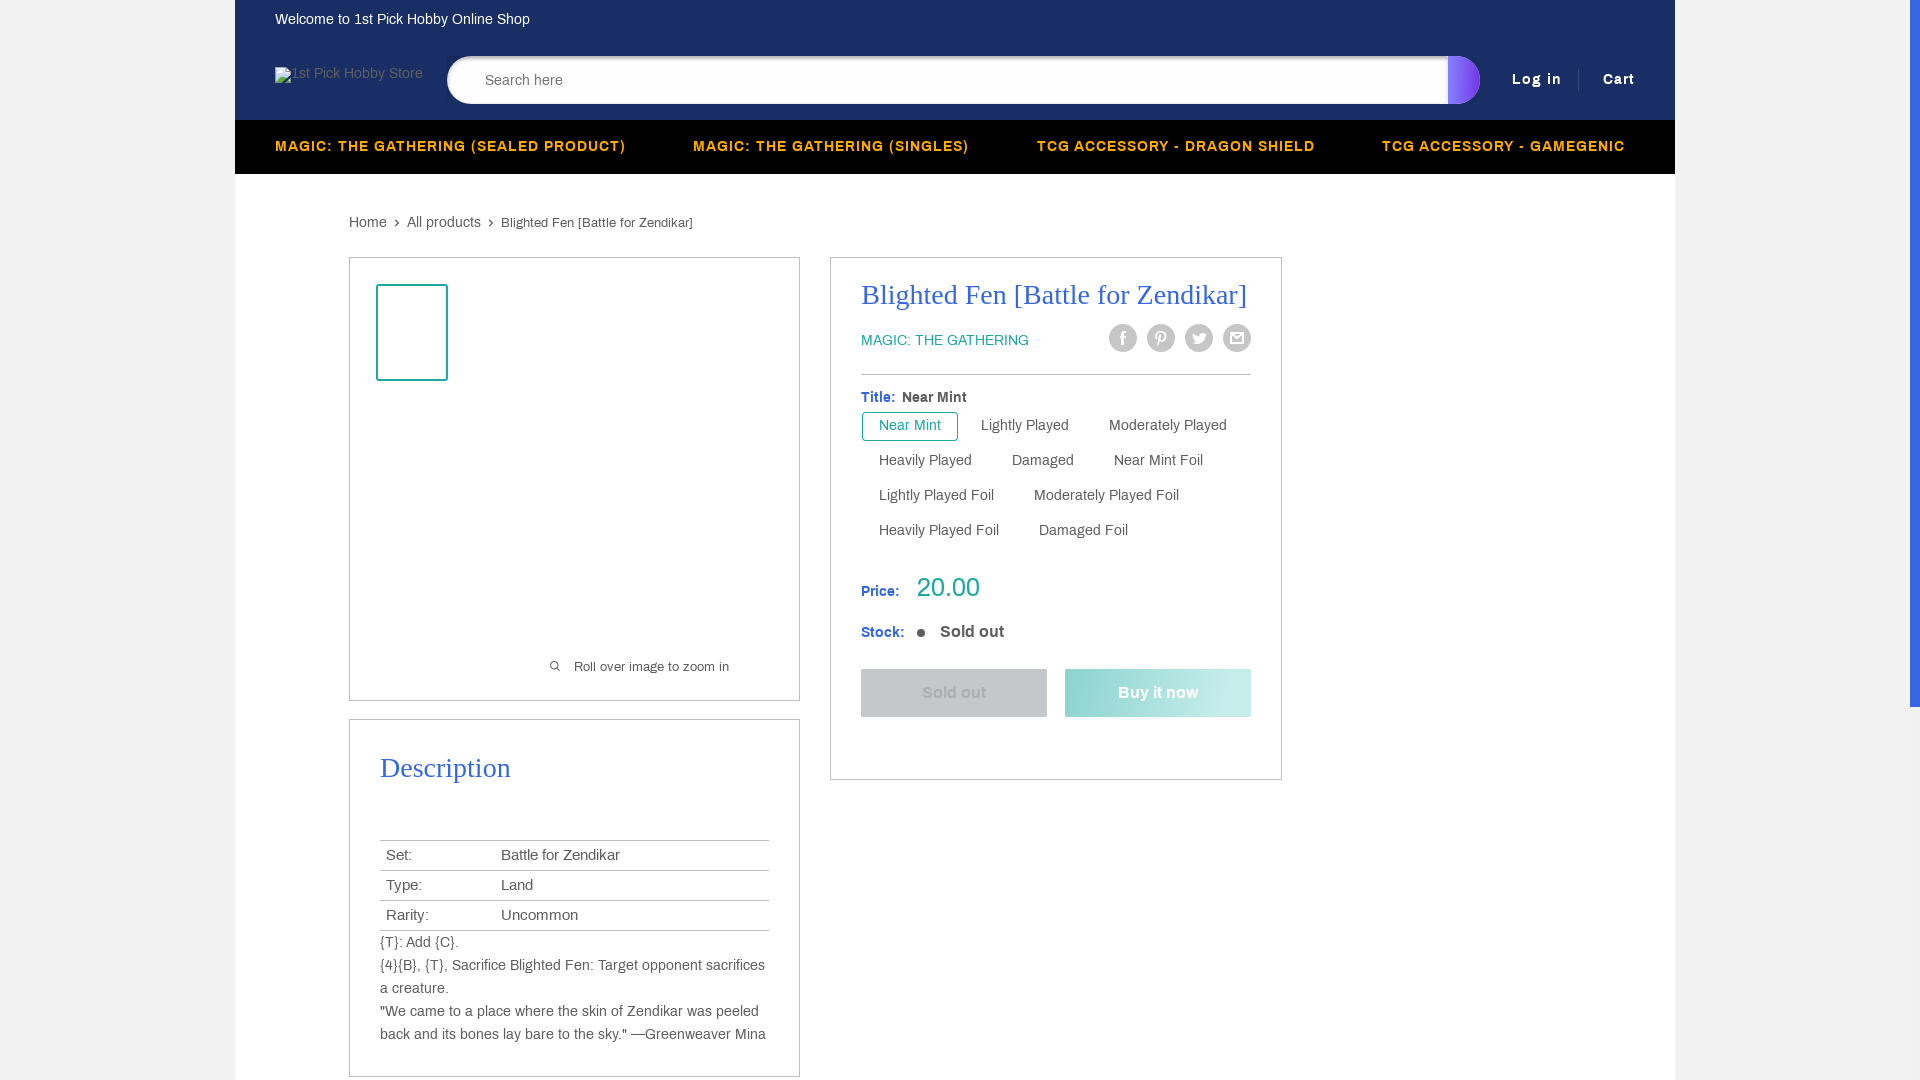 The image size is (1920, 1080). What do you see at coordinates (835, 145) in the screenshot?
I see `'MAGIC: THE GATHERING (SINGLES)  '` at bounding box center [835, 145].